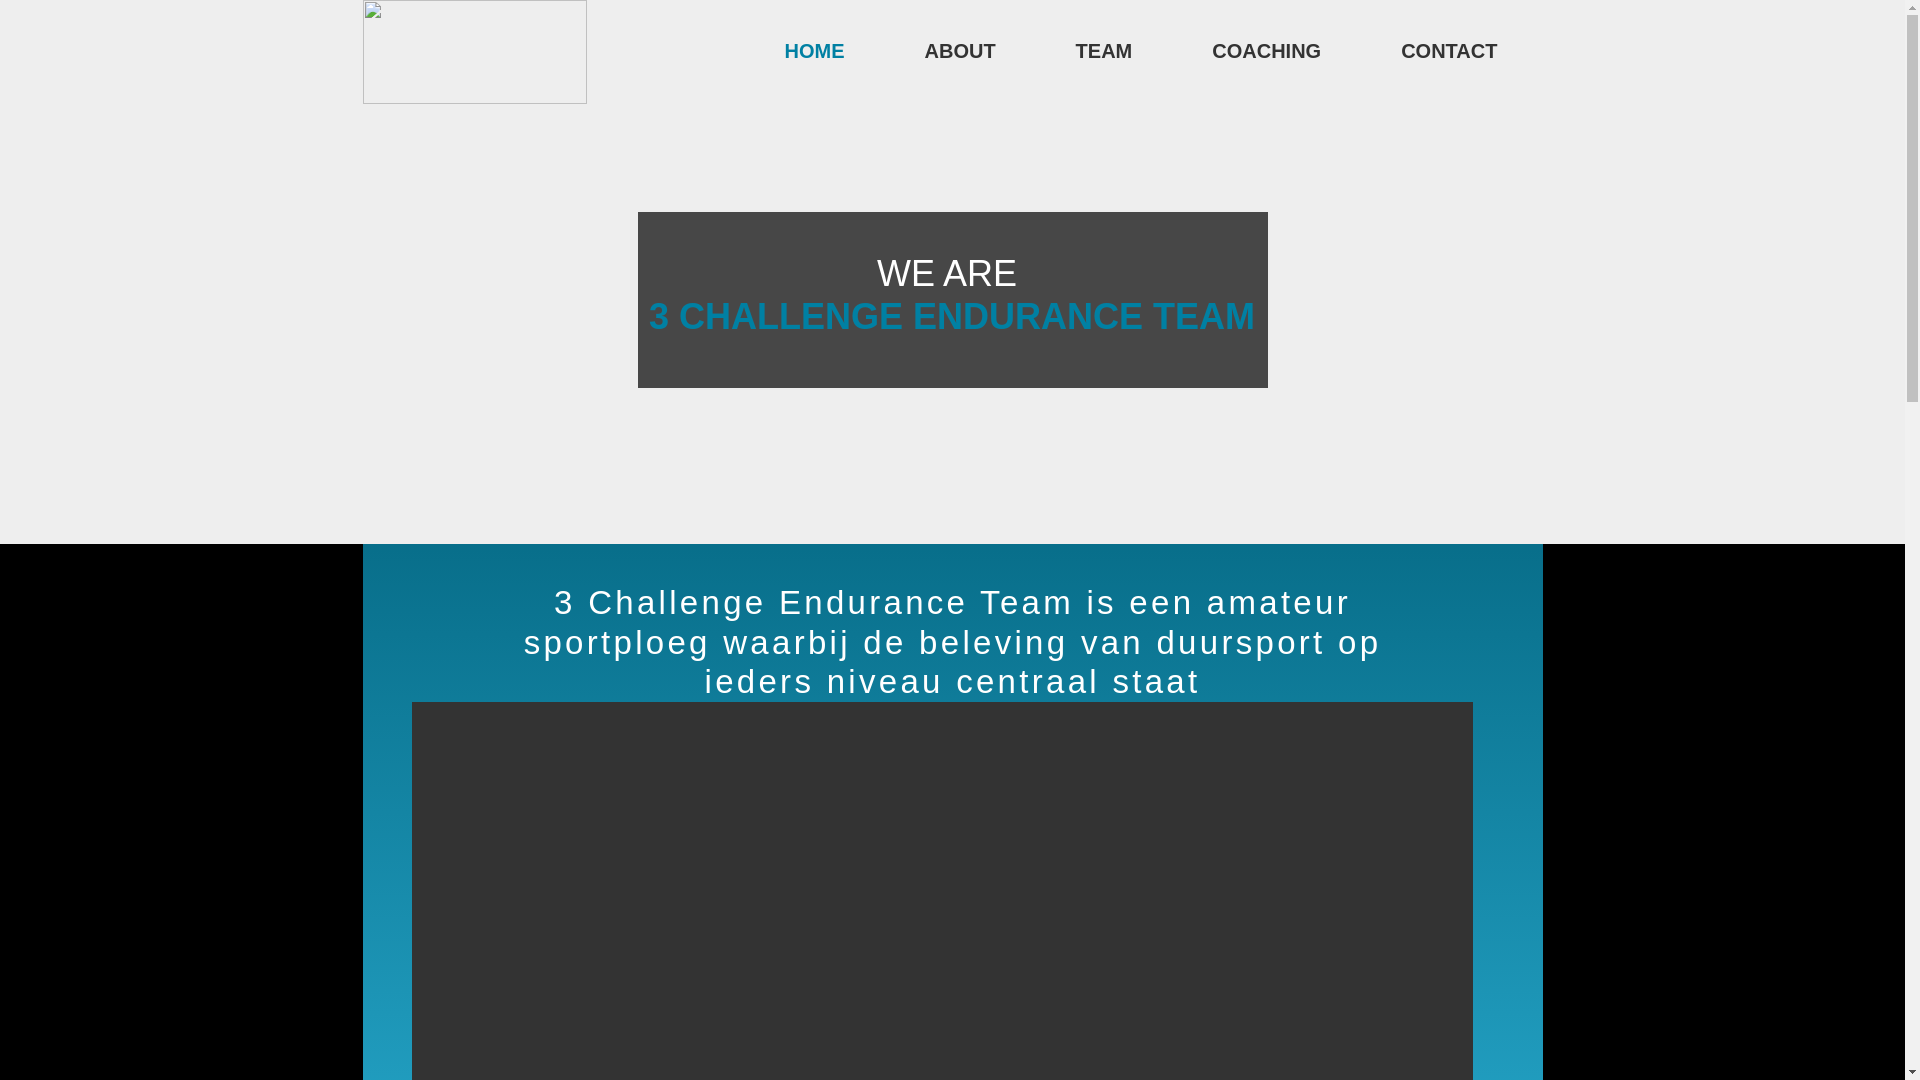 This screenshot has width=1920, height=1080. Describe the element at coordinates (1449, 50) in the screenshot. I see `'CONTACT'` at that location.